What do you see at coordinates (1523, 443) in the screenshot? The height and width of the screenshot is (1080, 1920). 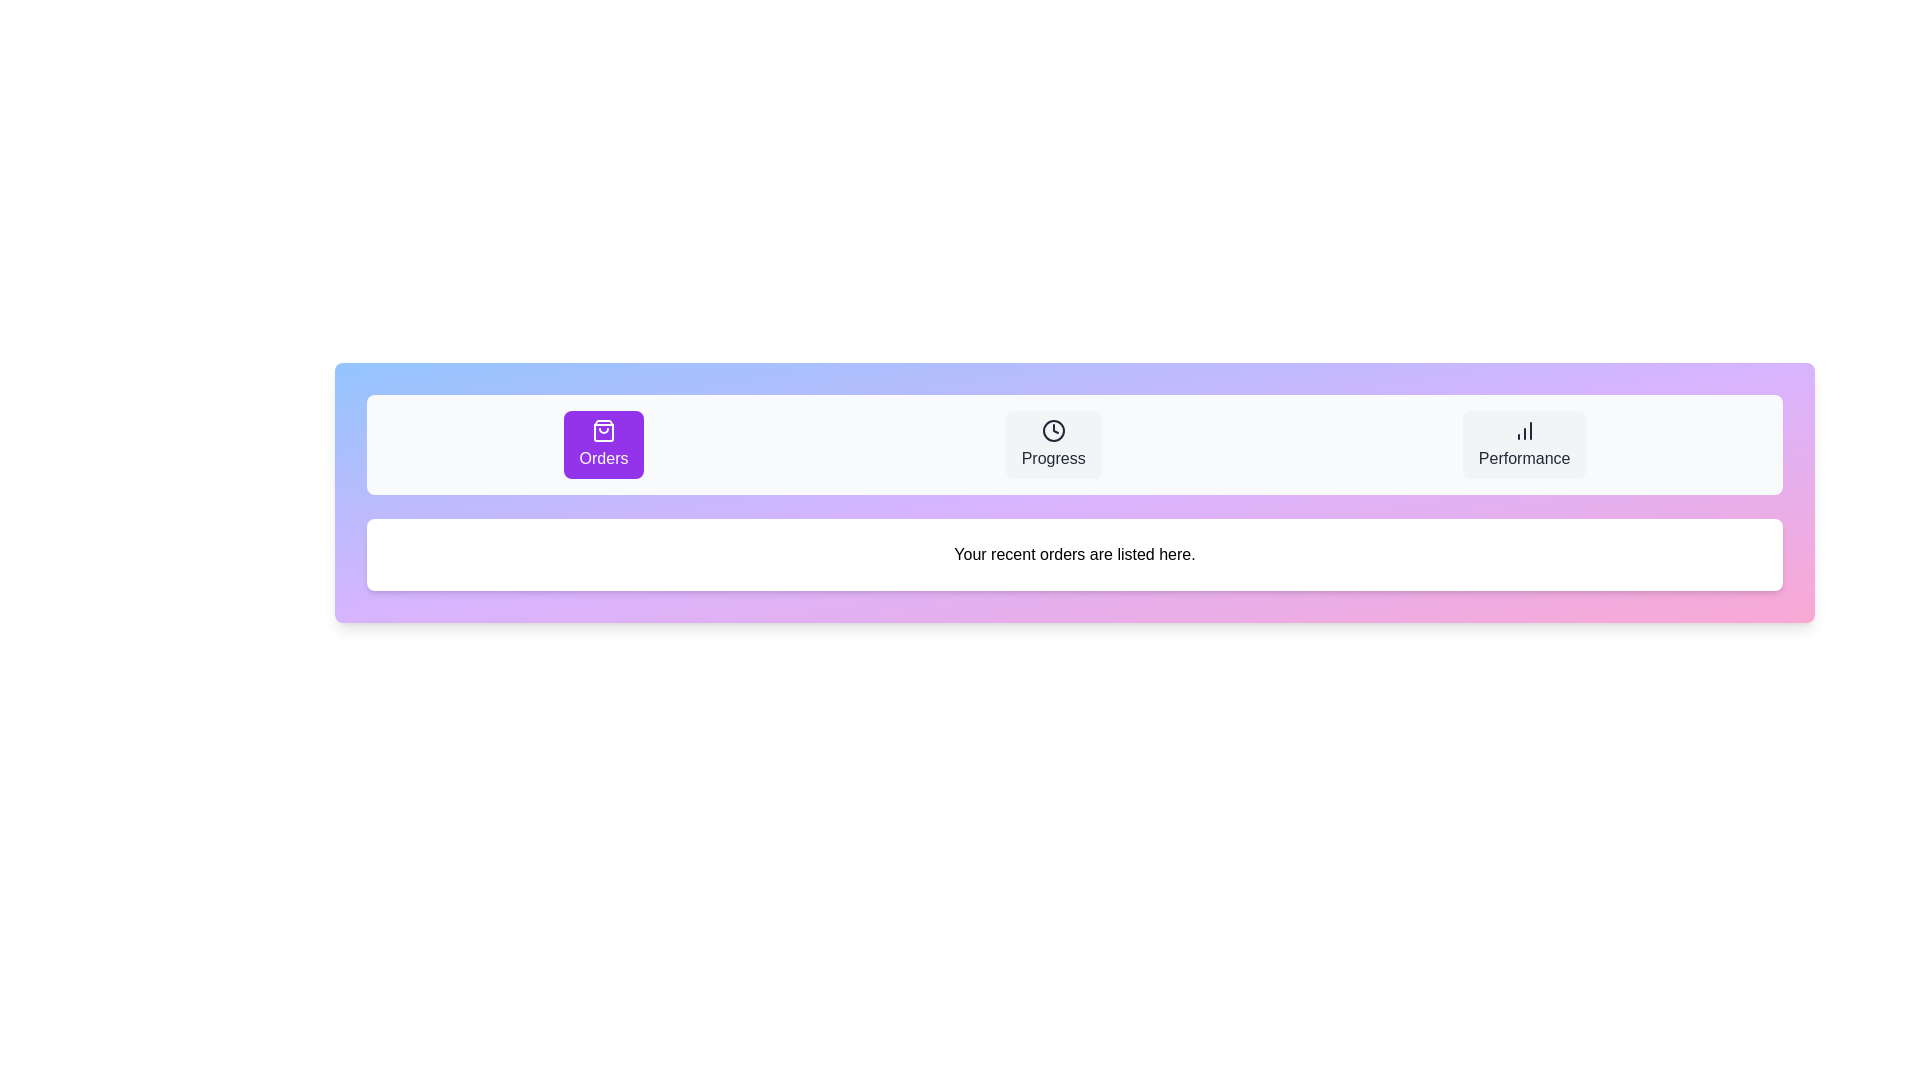 I see `the performance metrics button, which is the third button in a row of three` at bounding box center [1523, 443].